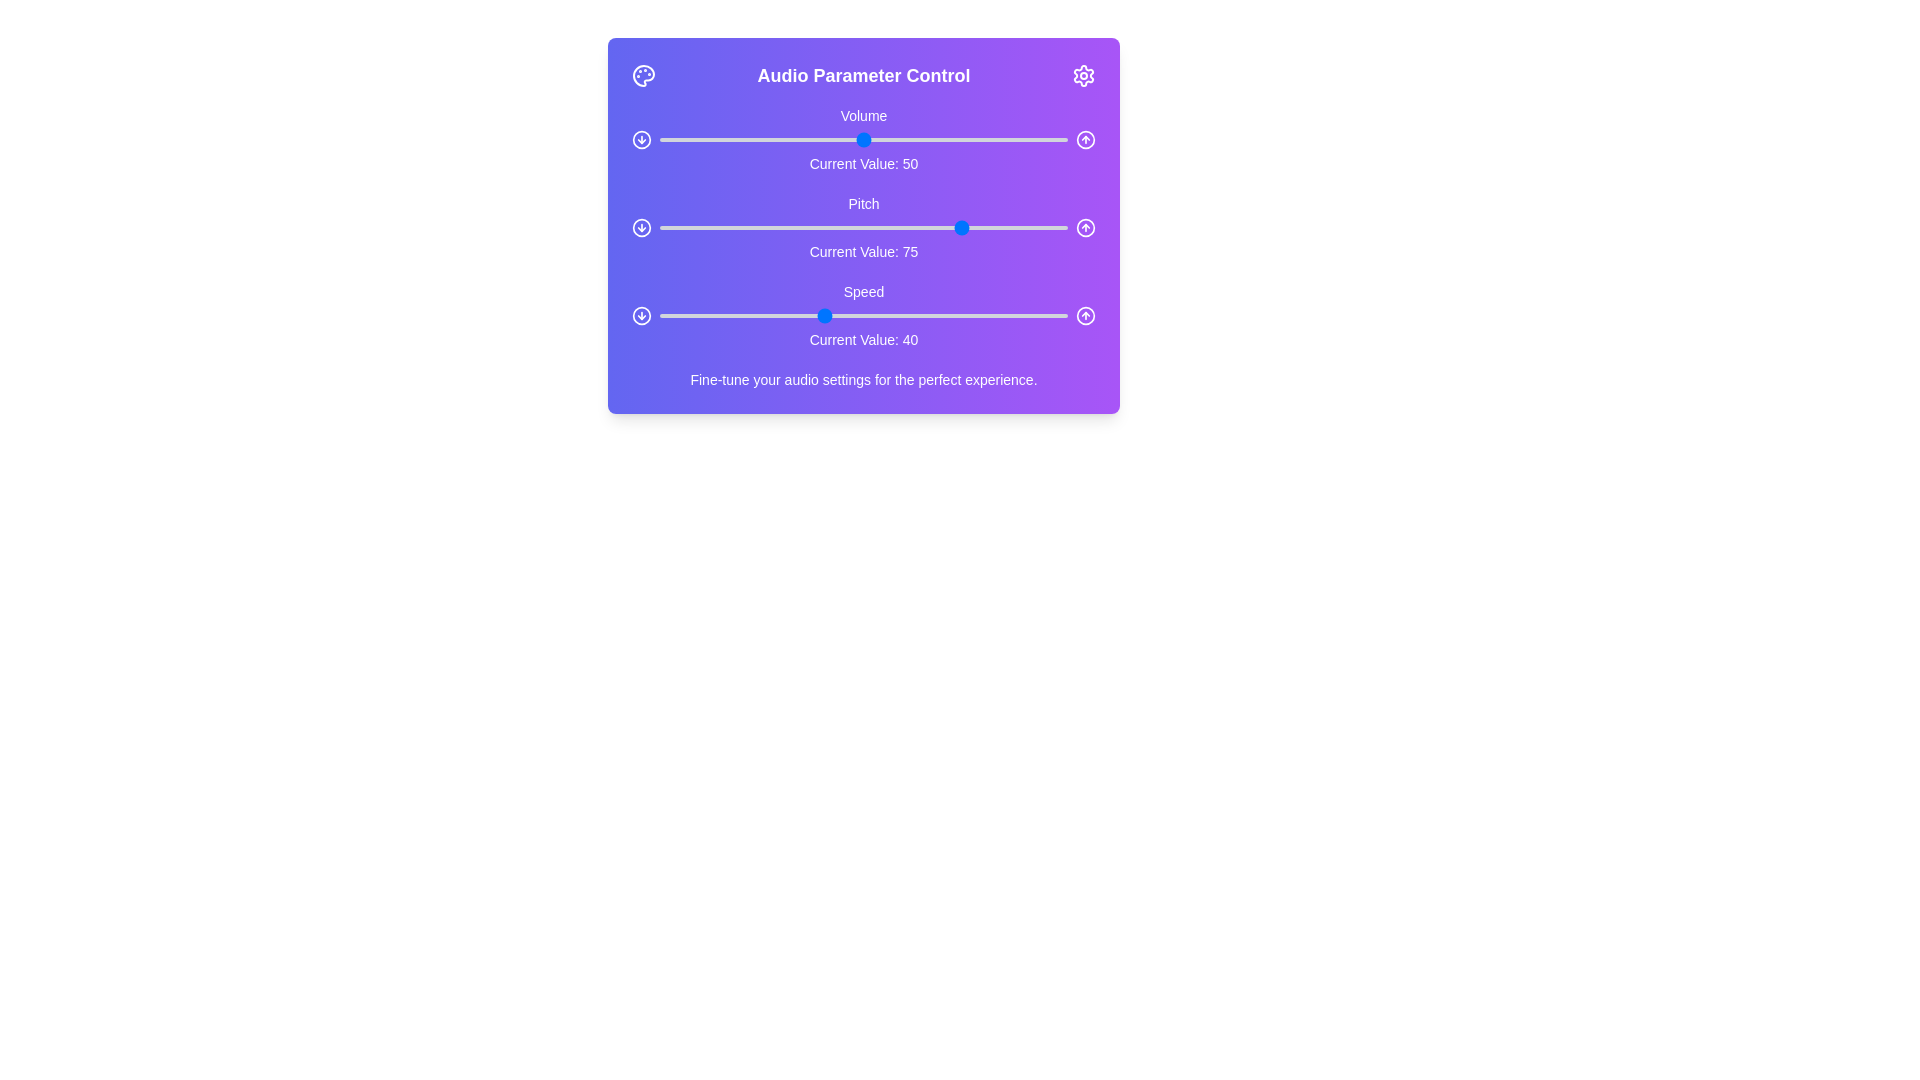  What do you see at coordinates (1084, 226) in the screenshot?
I see `increment button for the parameter pitch to increase its value` at bounding box center [1084, 226].